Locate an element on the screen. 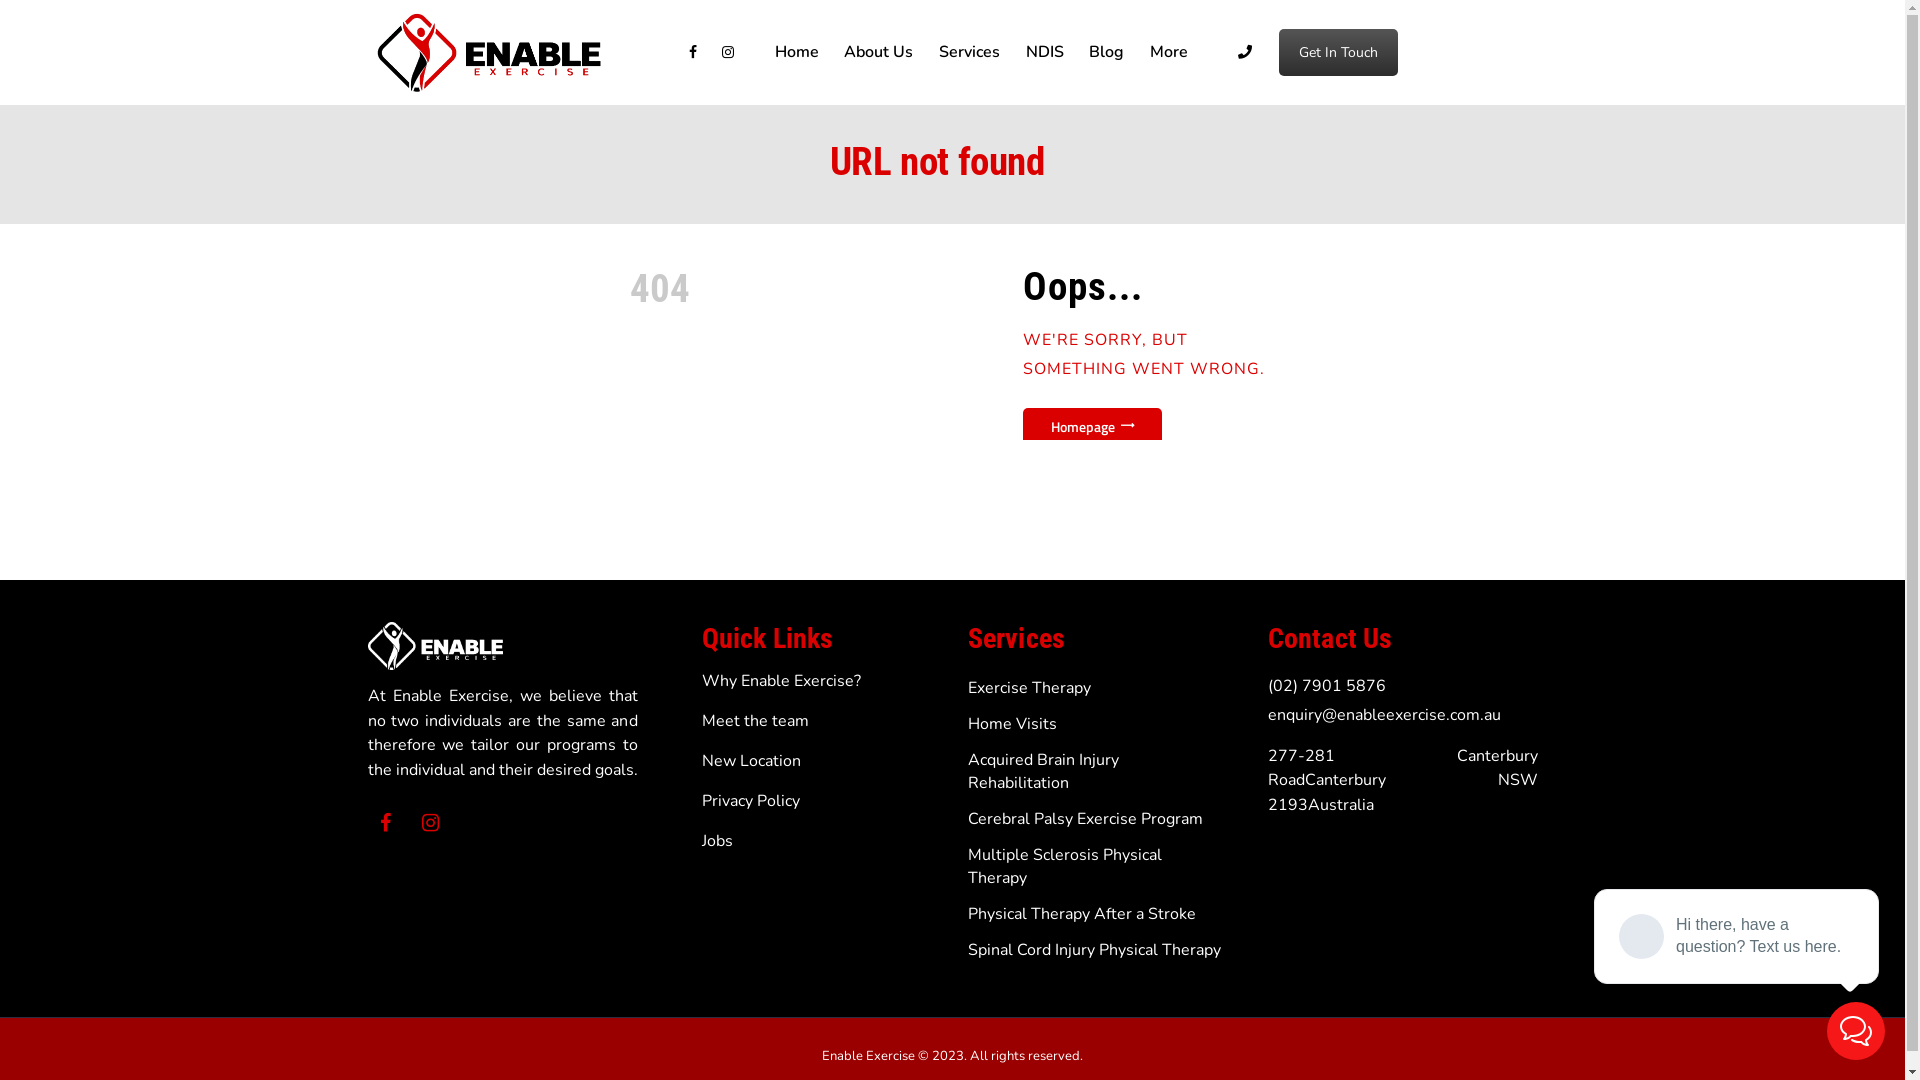  'Privacy Policy' is located at coordinates (749, 800).